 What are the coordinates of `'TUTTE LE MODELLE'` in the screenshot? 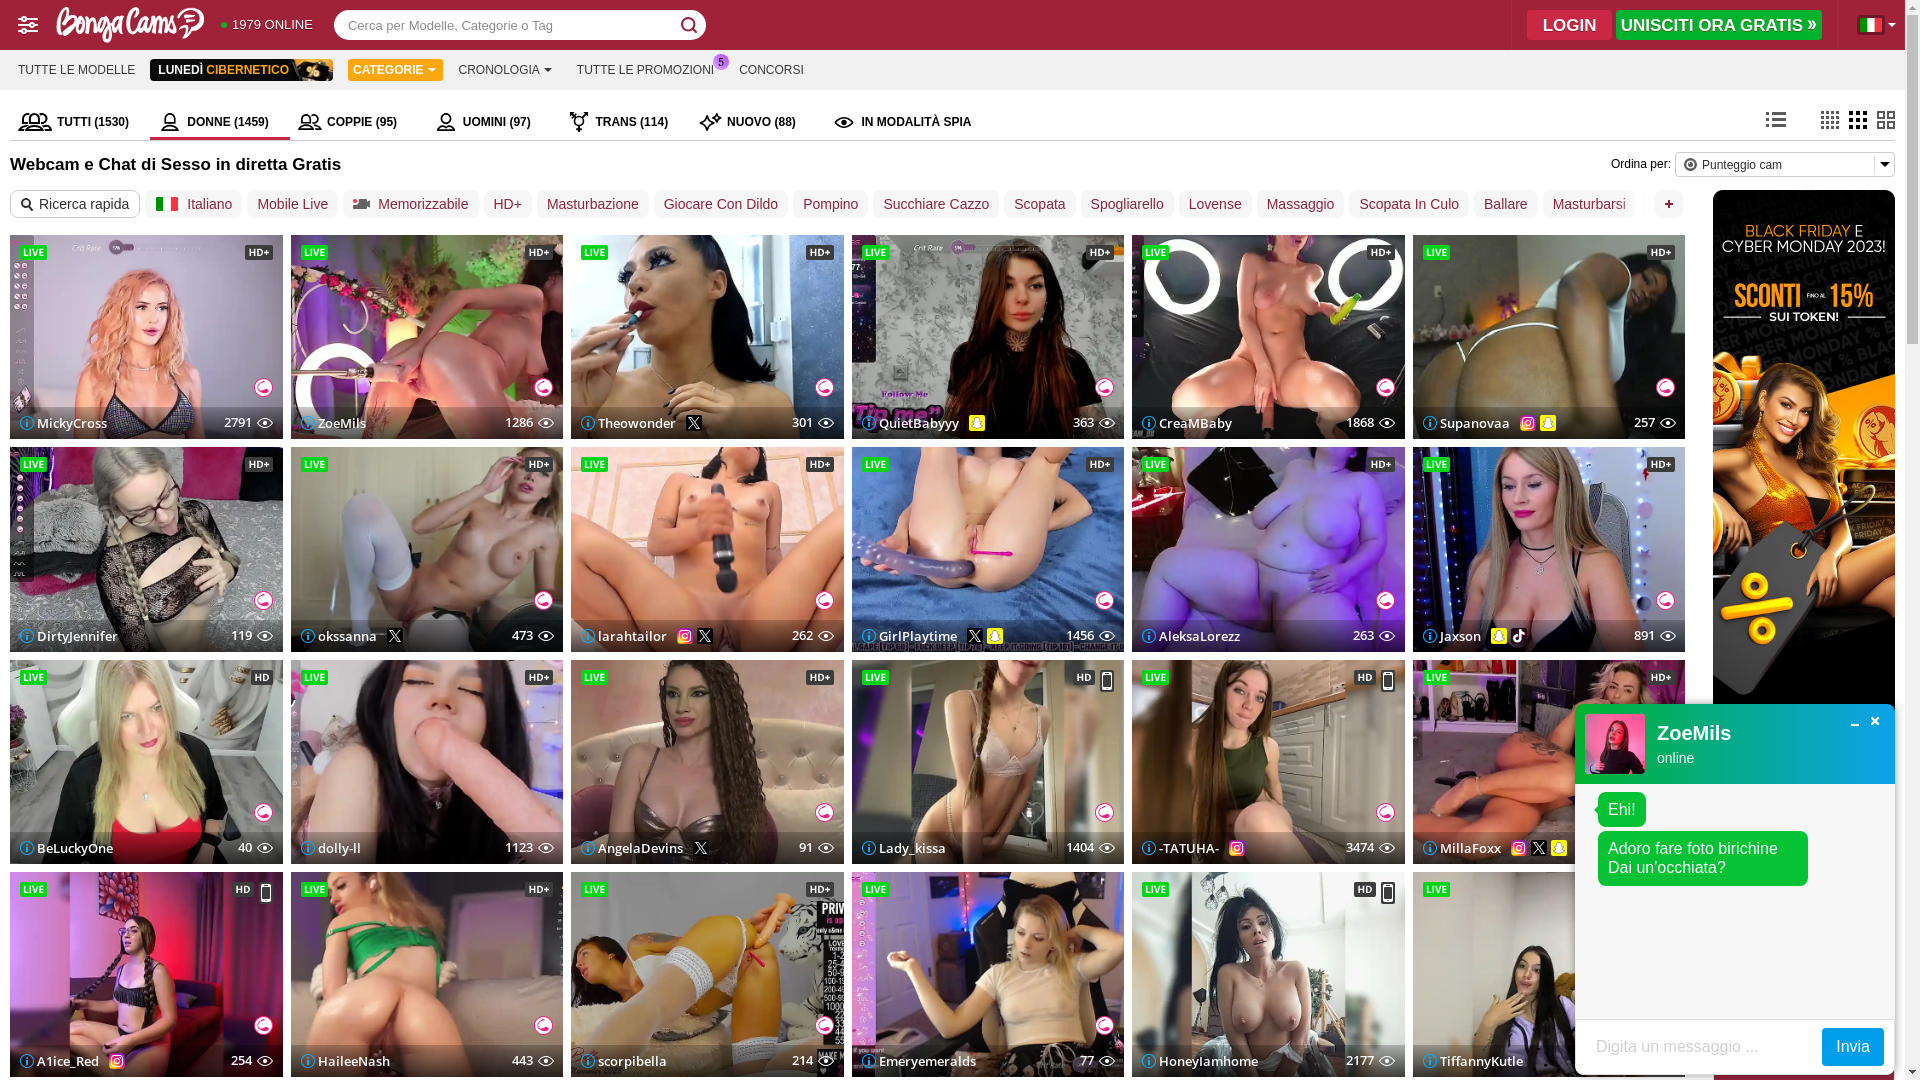 It's located at (8, 68).